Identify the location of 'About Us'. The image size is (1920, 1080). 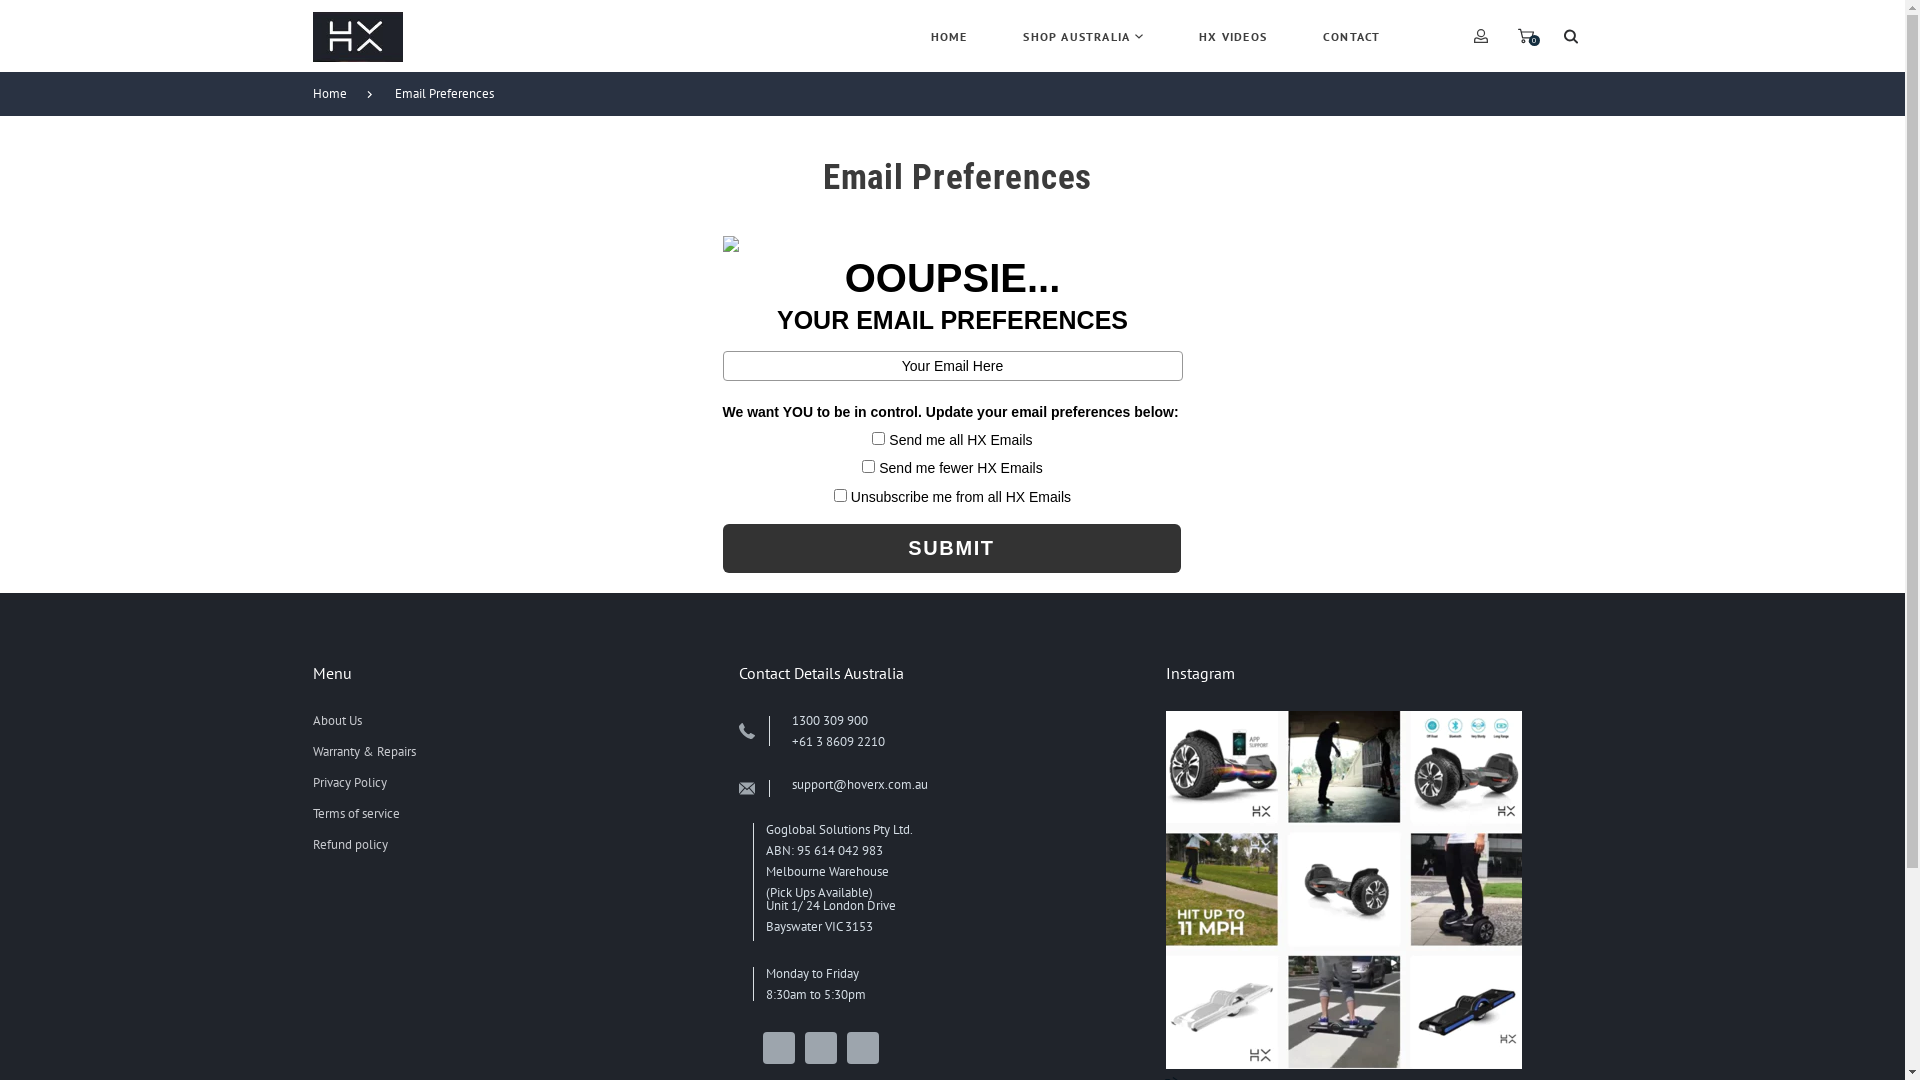
(336, 720).